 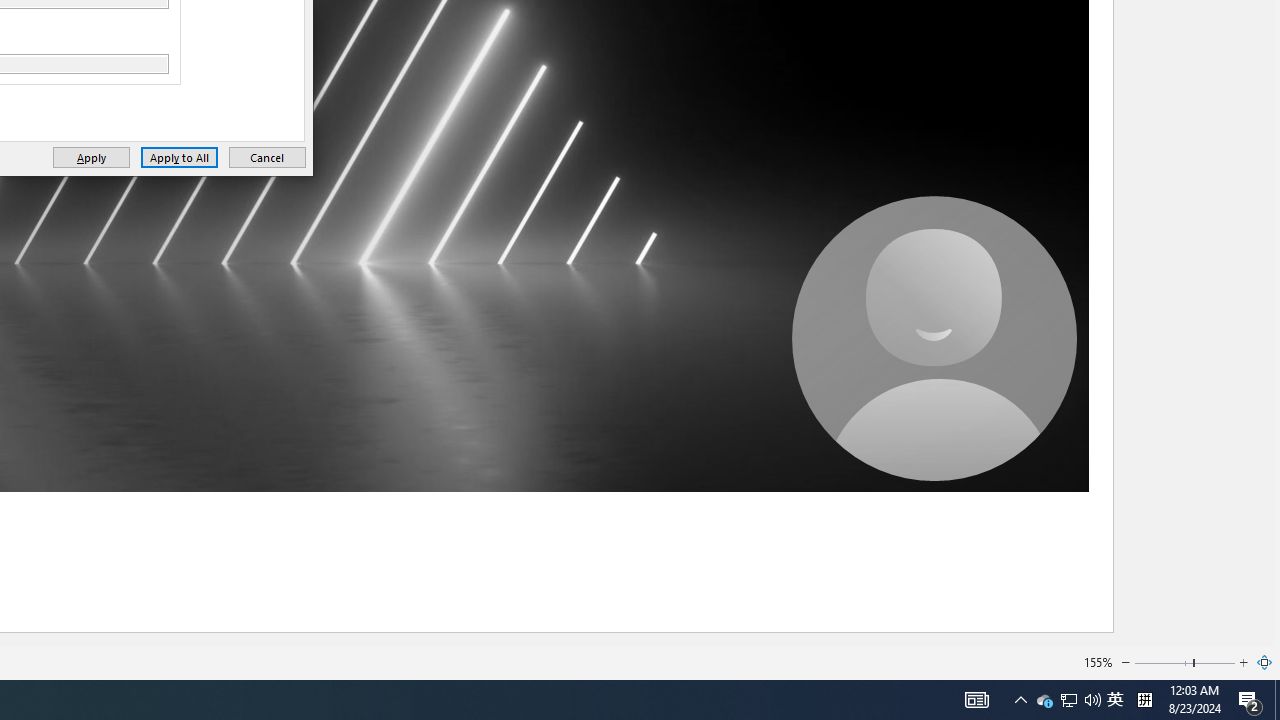 I want to click on '155%', so click(x=1097, y=662).